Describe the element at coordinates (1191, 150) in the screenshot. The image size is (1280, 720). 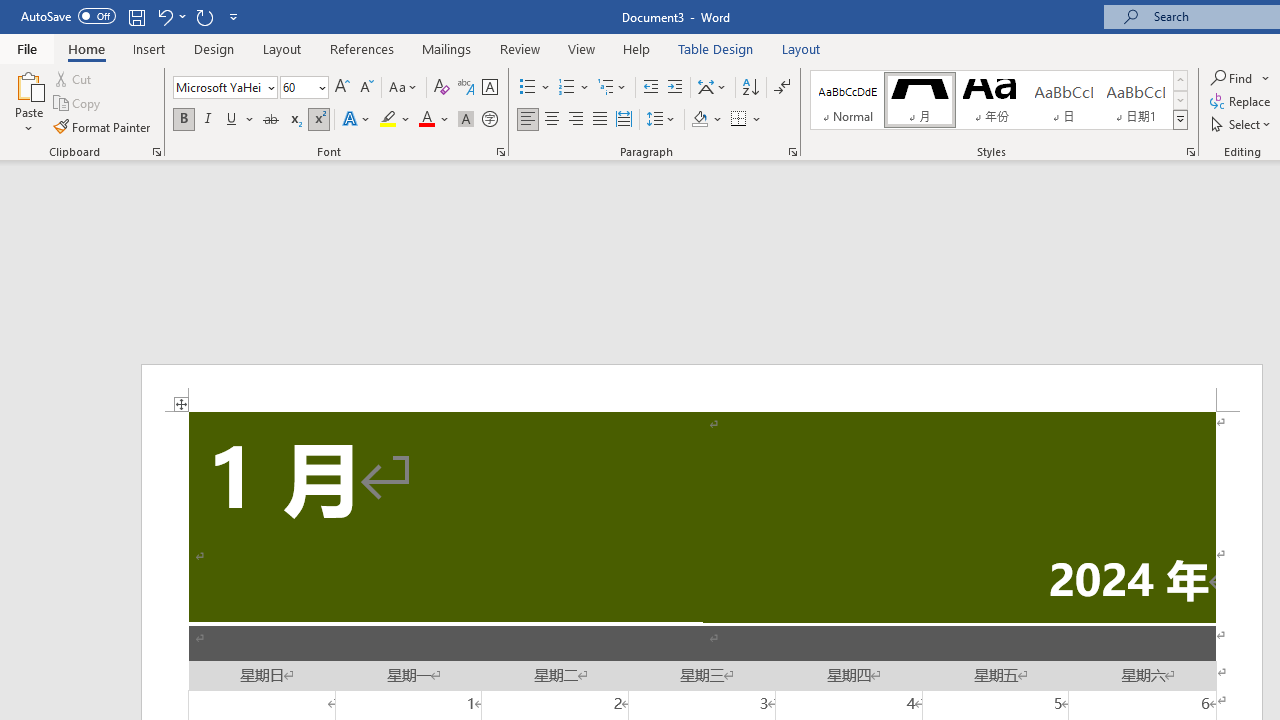
I see `'Styles...'` at that location.